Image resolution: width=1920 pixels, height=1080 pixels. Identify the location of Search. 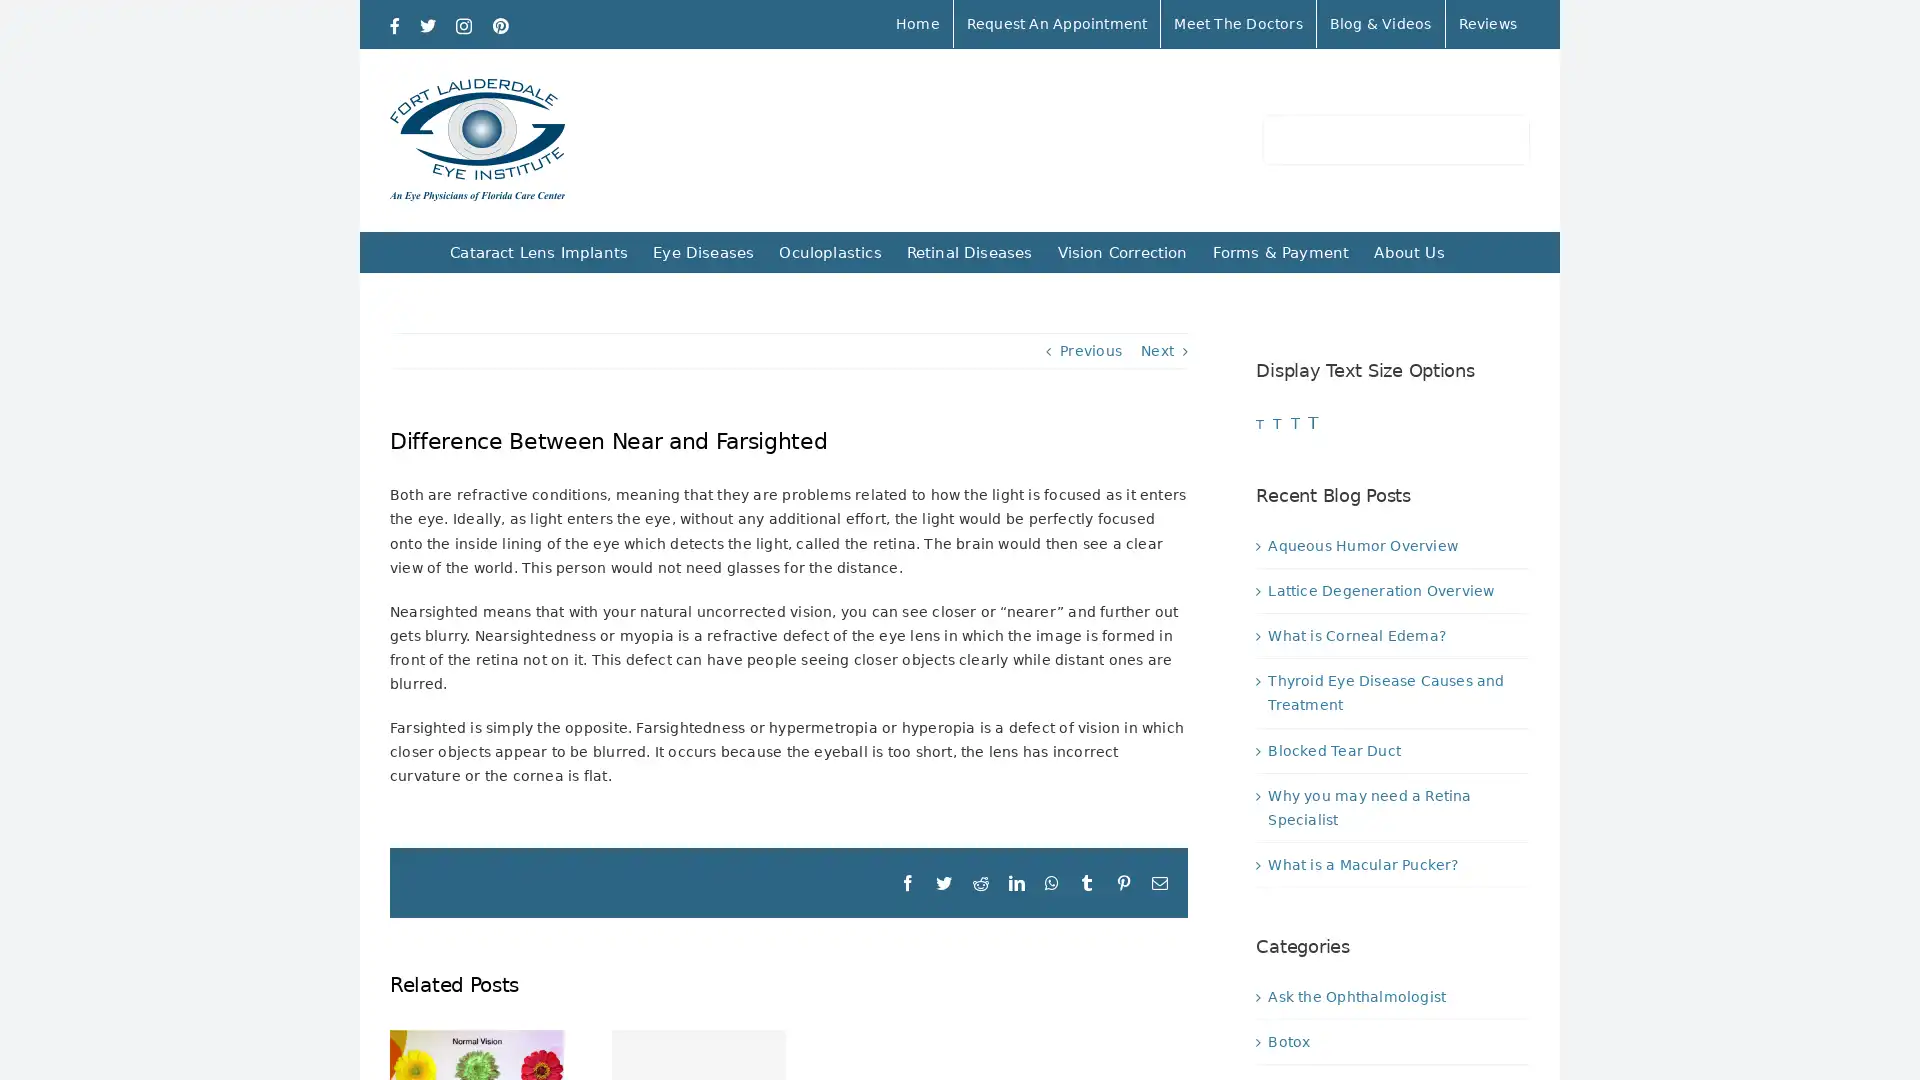
(1287, 138).